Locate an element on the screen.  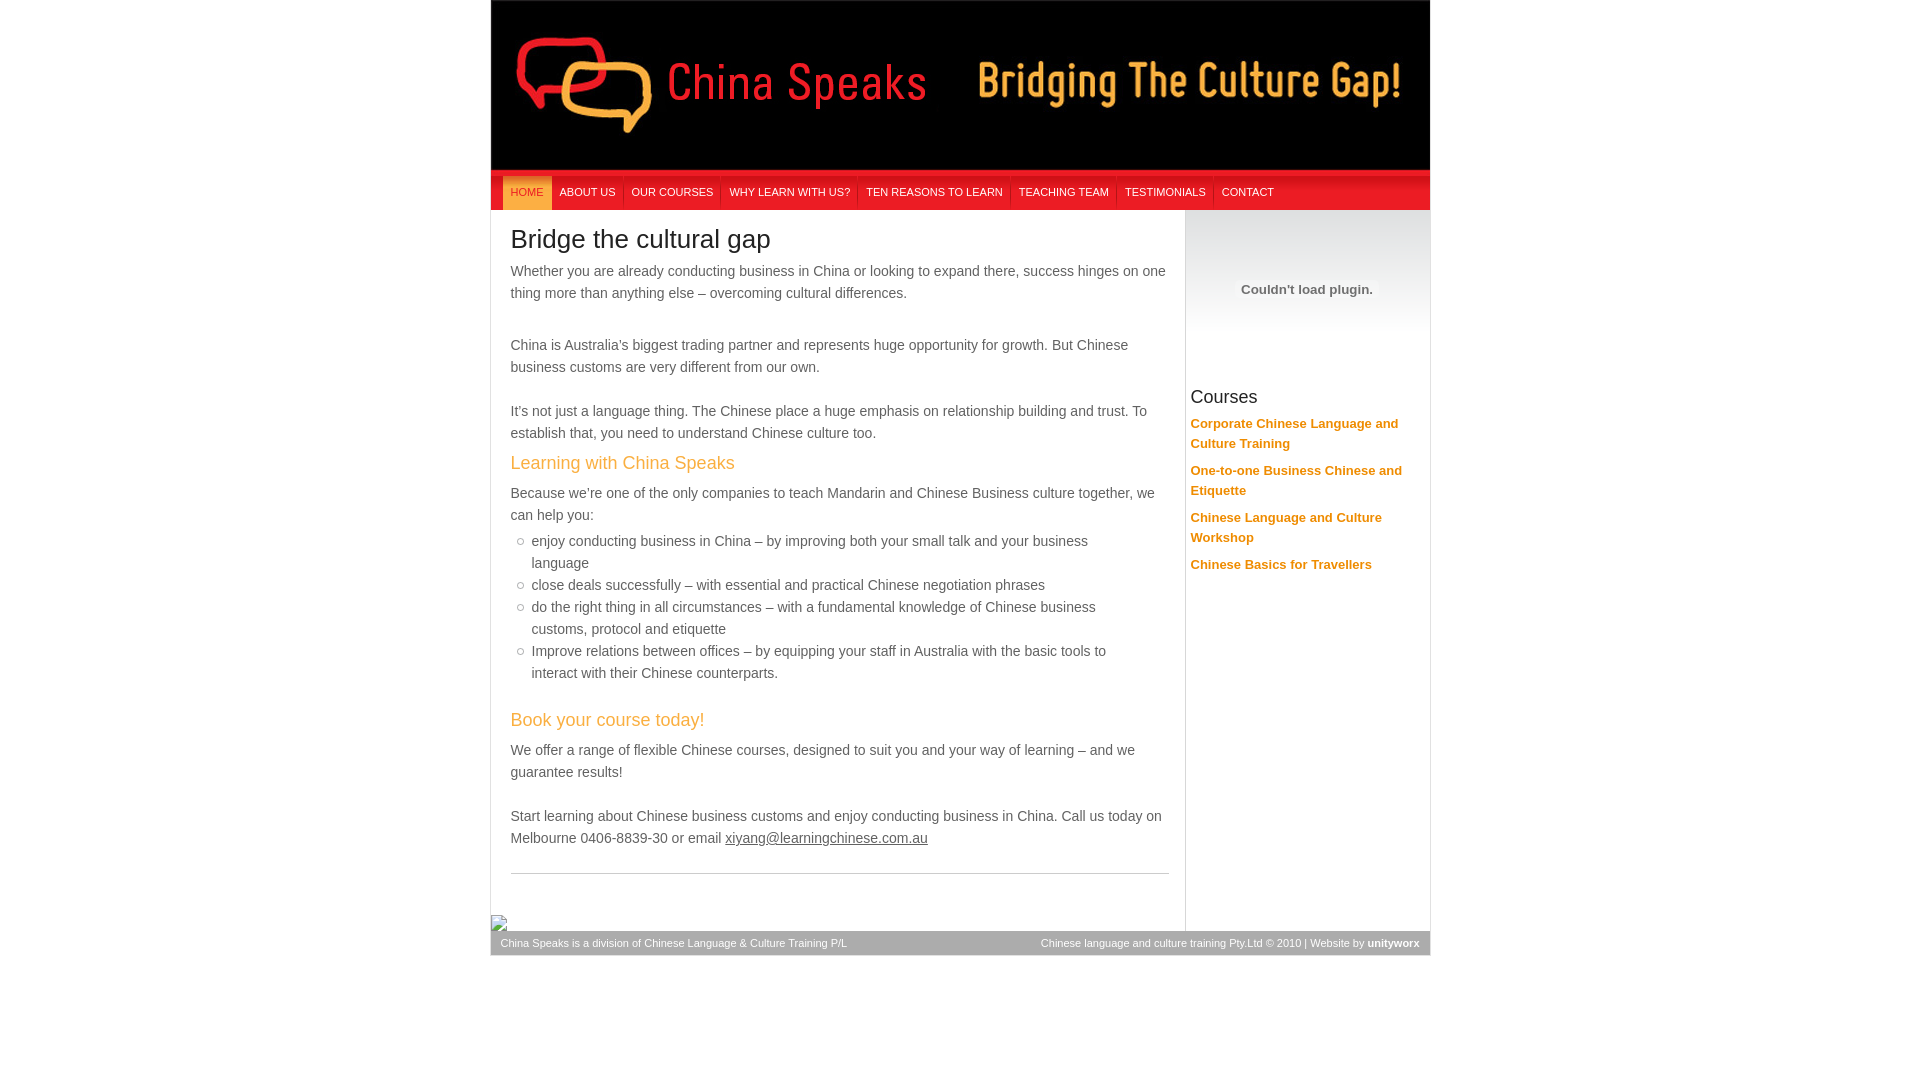
'Chinese Language and Culture Workshop' is located at coordinates (1285, 526).